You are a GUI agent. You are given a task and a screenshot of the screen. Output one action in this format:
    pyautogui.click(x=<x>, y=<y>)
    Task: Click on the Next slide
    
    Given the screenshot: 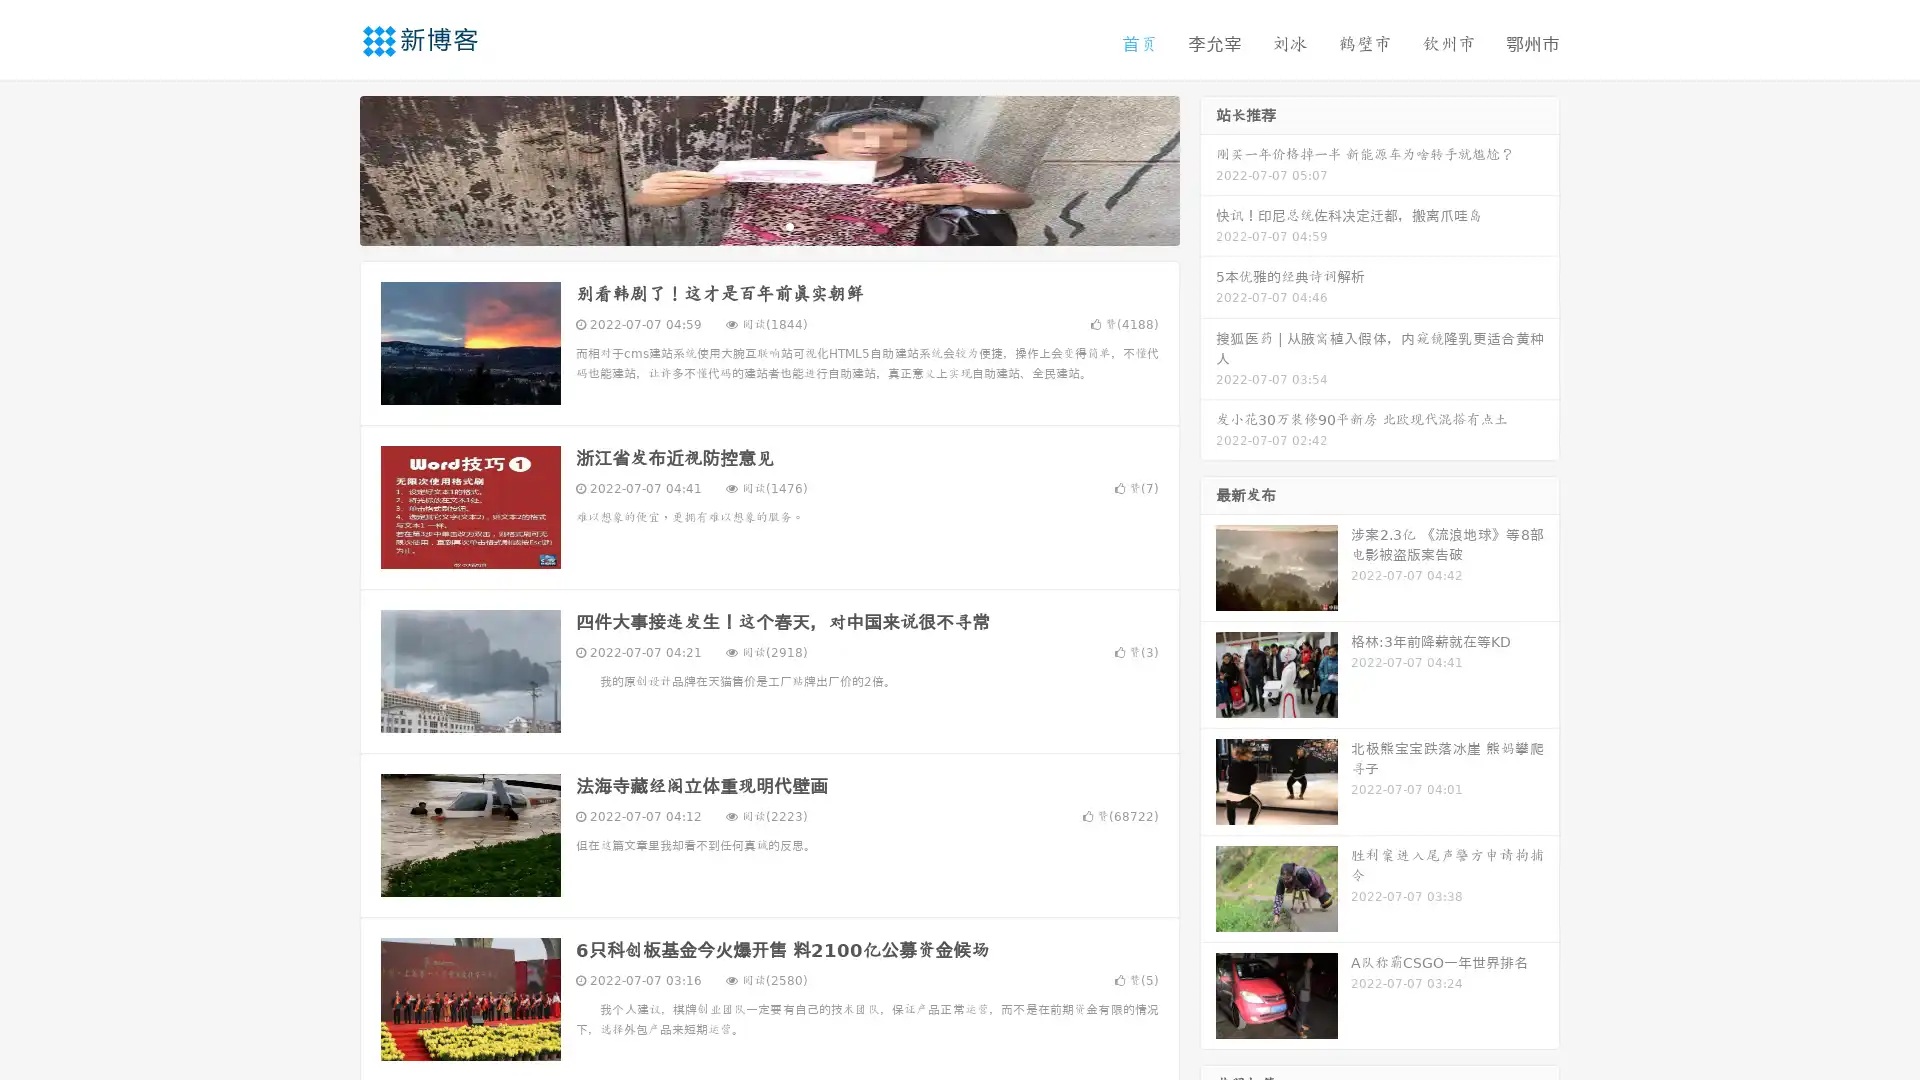 What is the action you would take?
    pyautogui.click(x=1208, y=168)
    